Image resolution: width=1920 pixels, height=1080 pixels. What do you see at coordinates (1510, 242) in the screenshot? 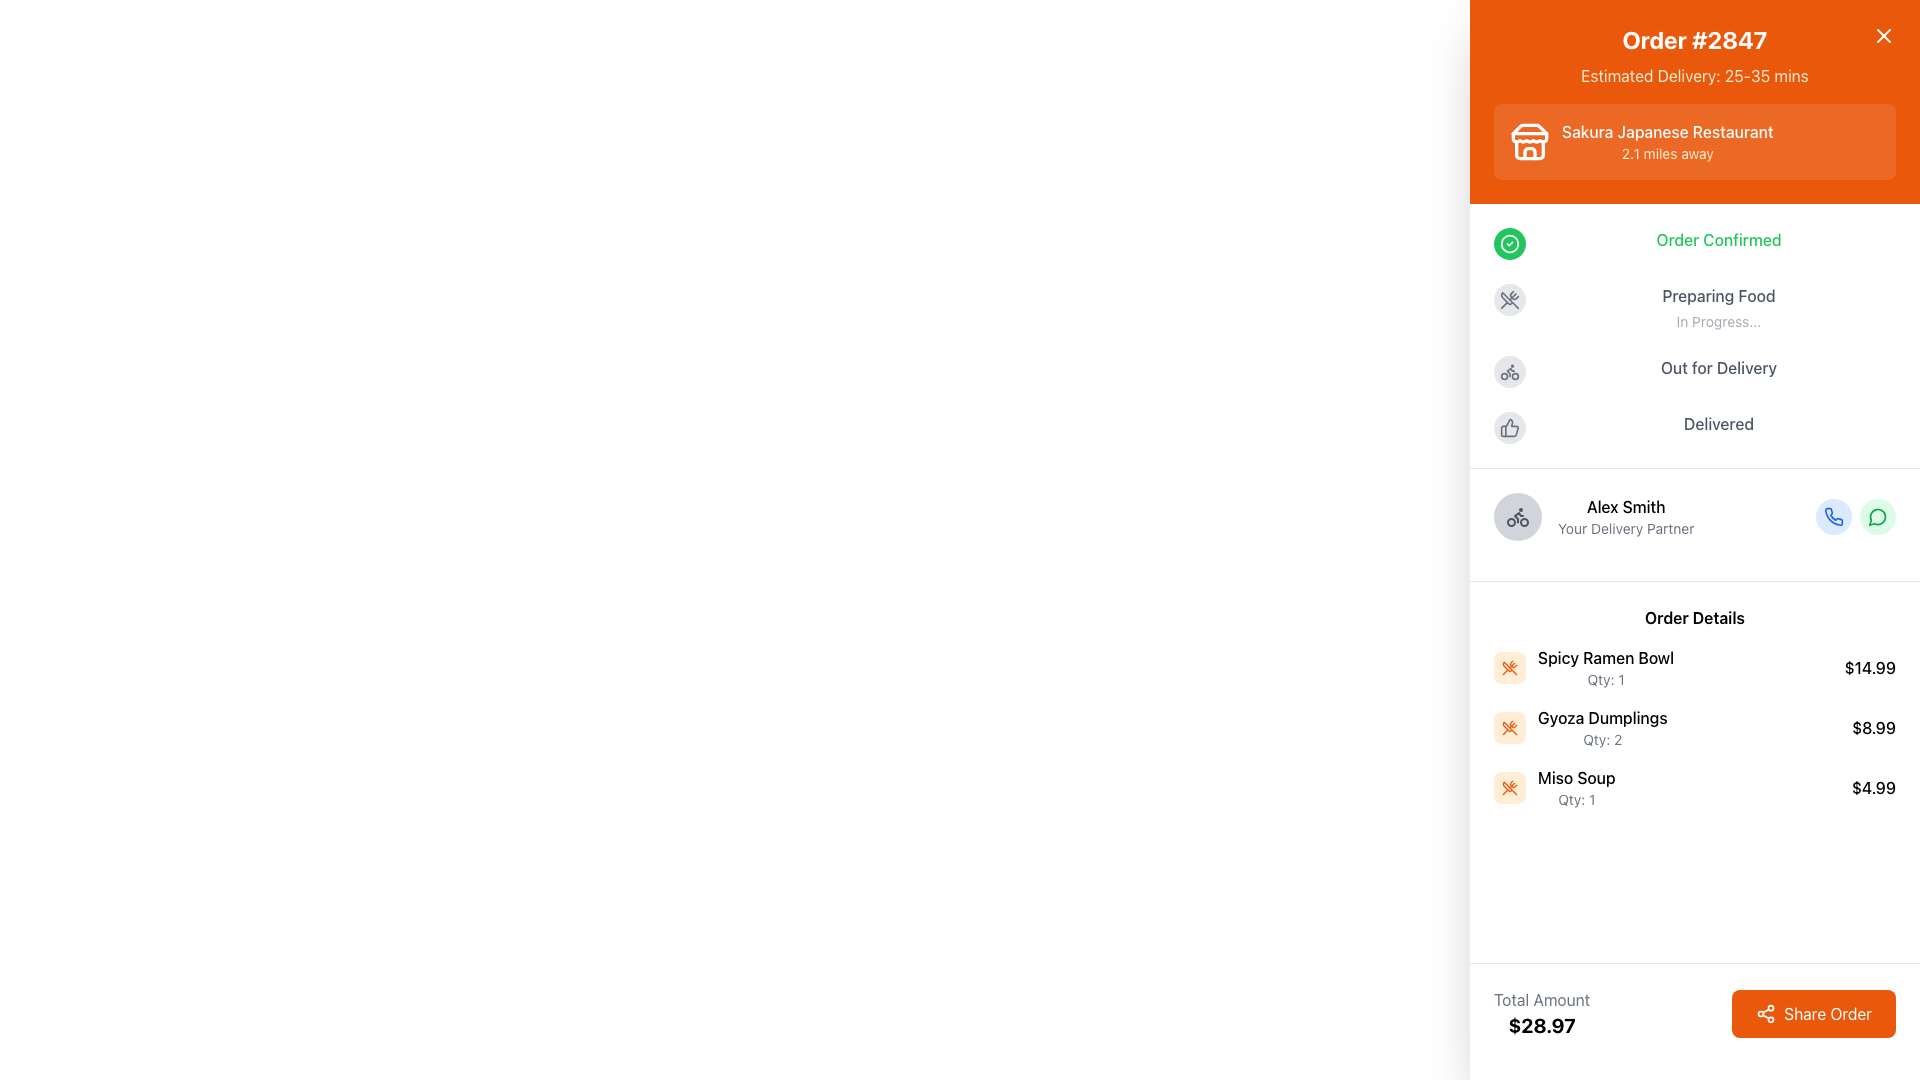
I see `the SVG circle shape that represents the confirmation status, which is white and situated on a green background, located to the left of the 'Order Confirmed' label` at bounding box center [1510, 242].